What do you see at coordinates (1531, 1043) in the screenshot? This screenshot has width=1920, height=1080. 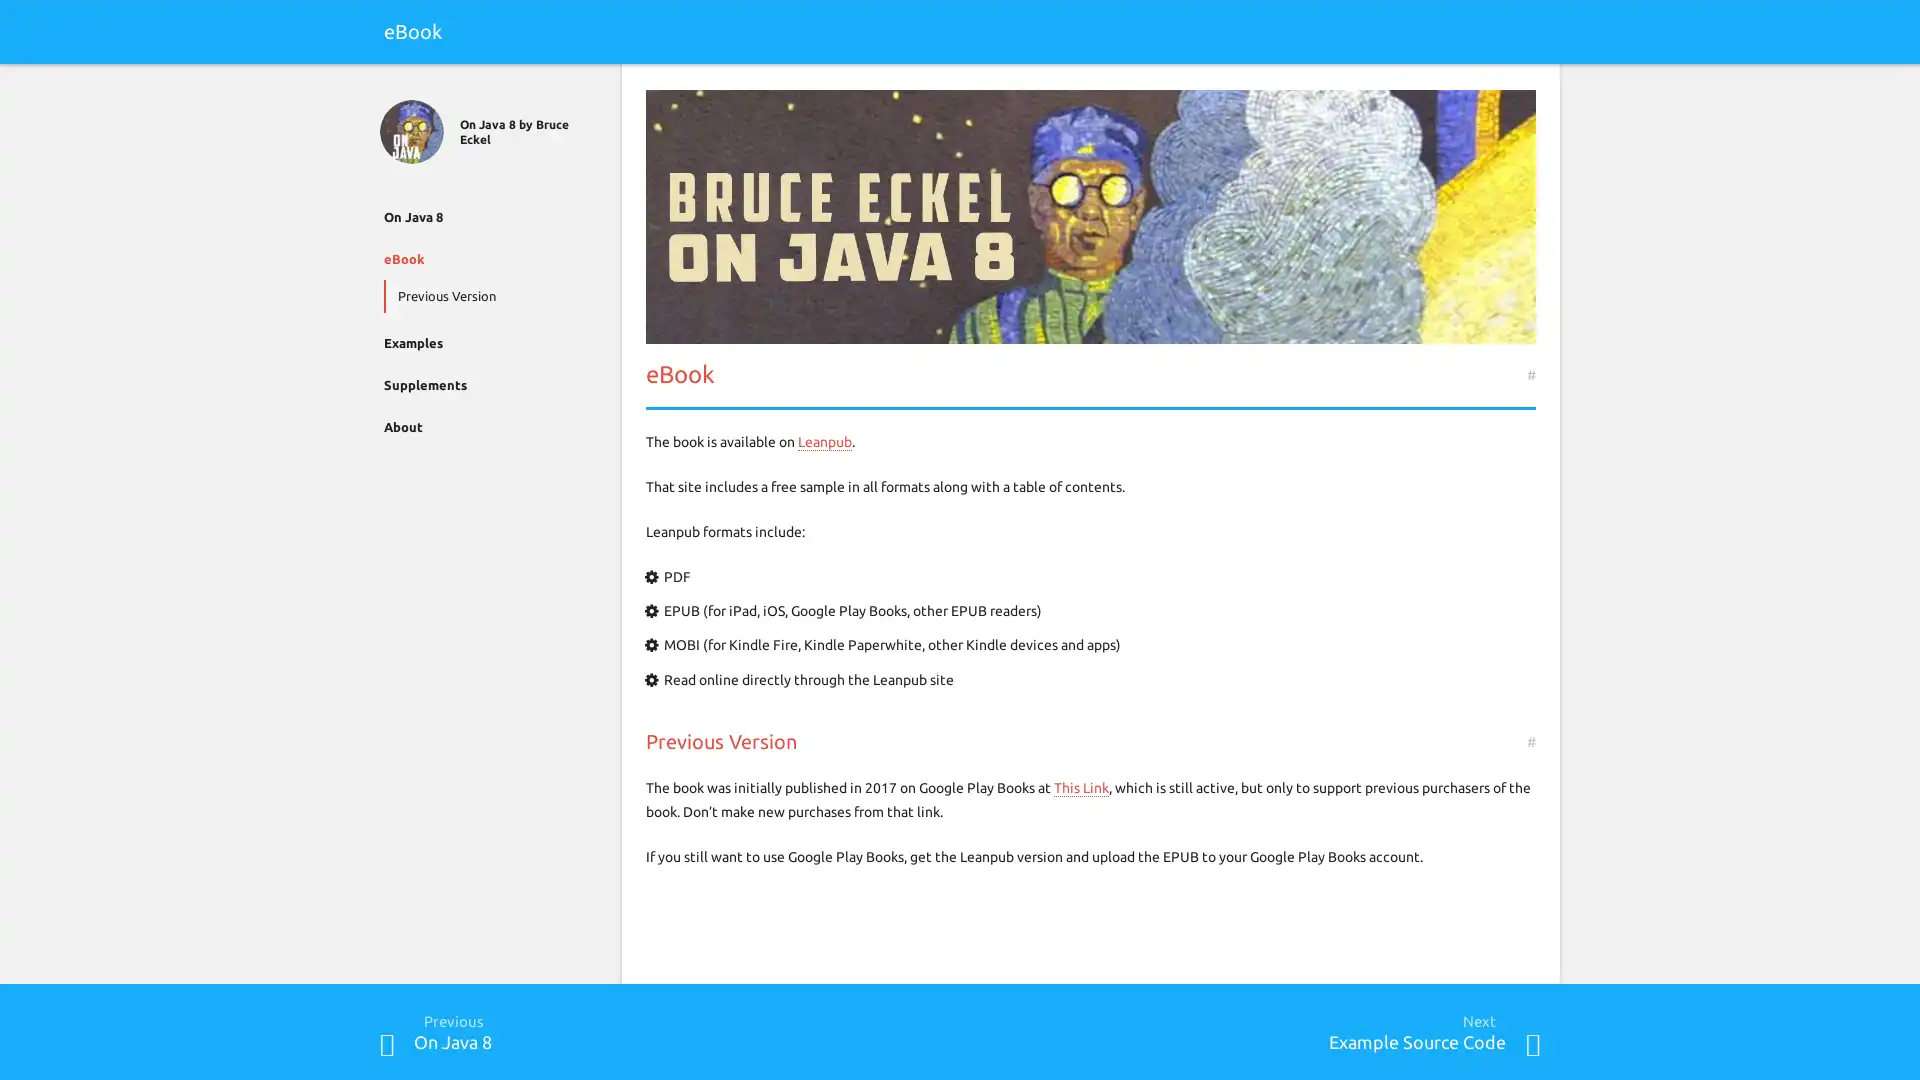 I see `Next` at bounding box center [1531, 1043].